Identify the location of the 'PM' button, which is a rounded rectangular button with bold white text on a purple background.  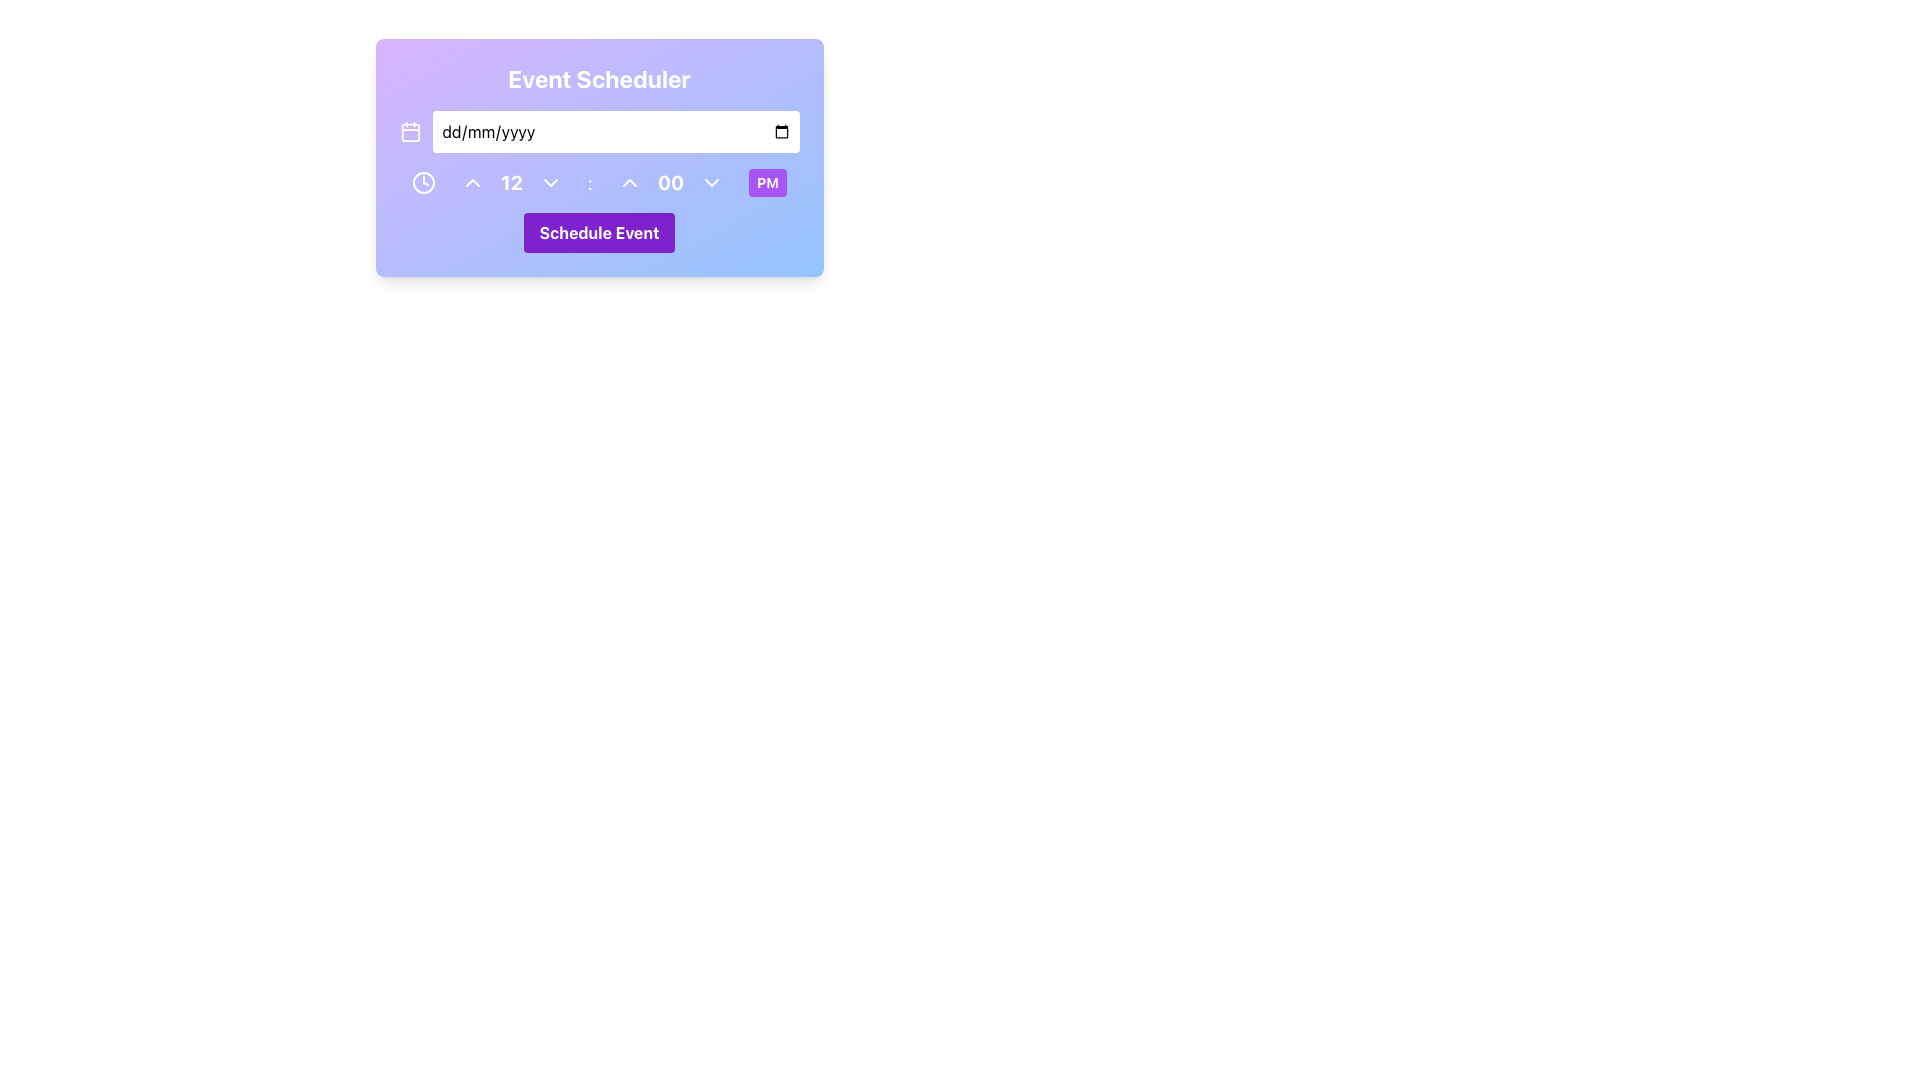
(767, 182).